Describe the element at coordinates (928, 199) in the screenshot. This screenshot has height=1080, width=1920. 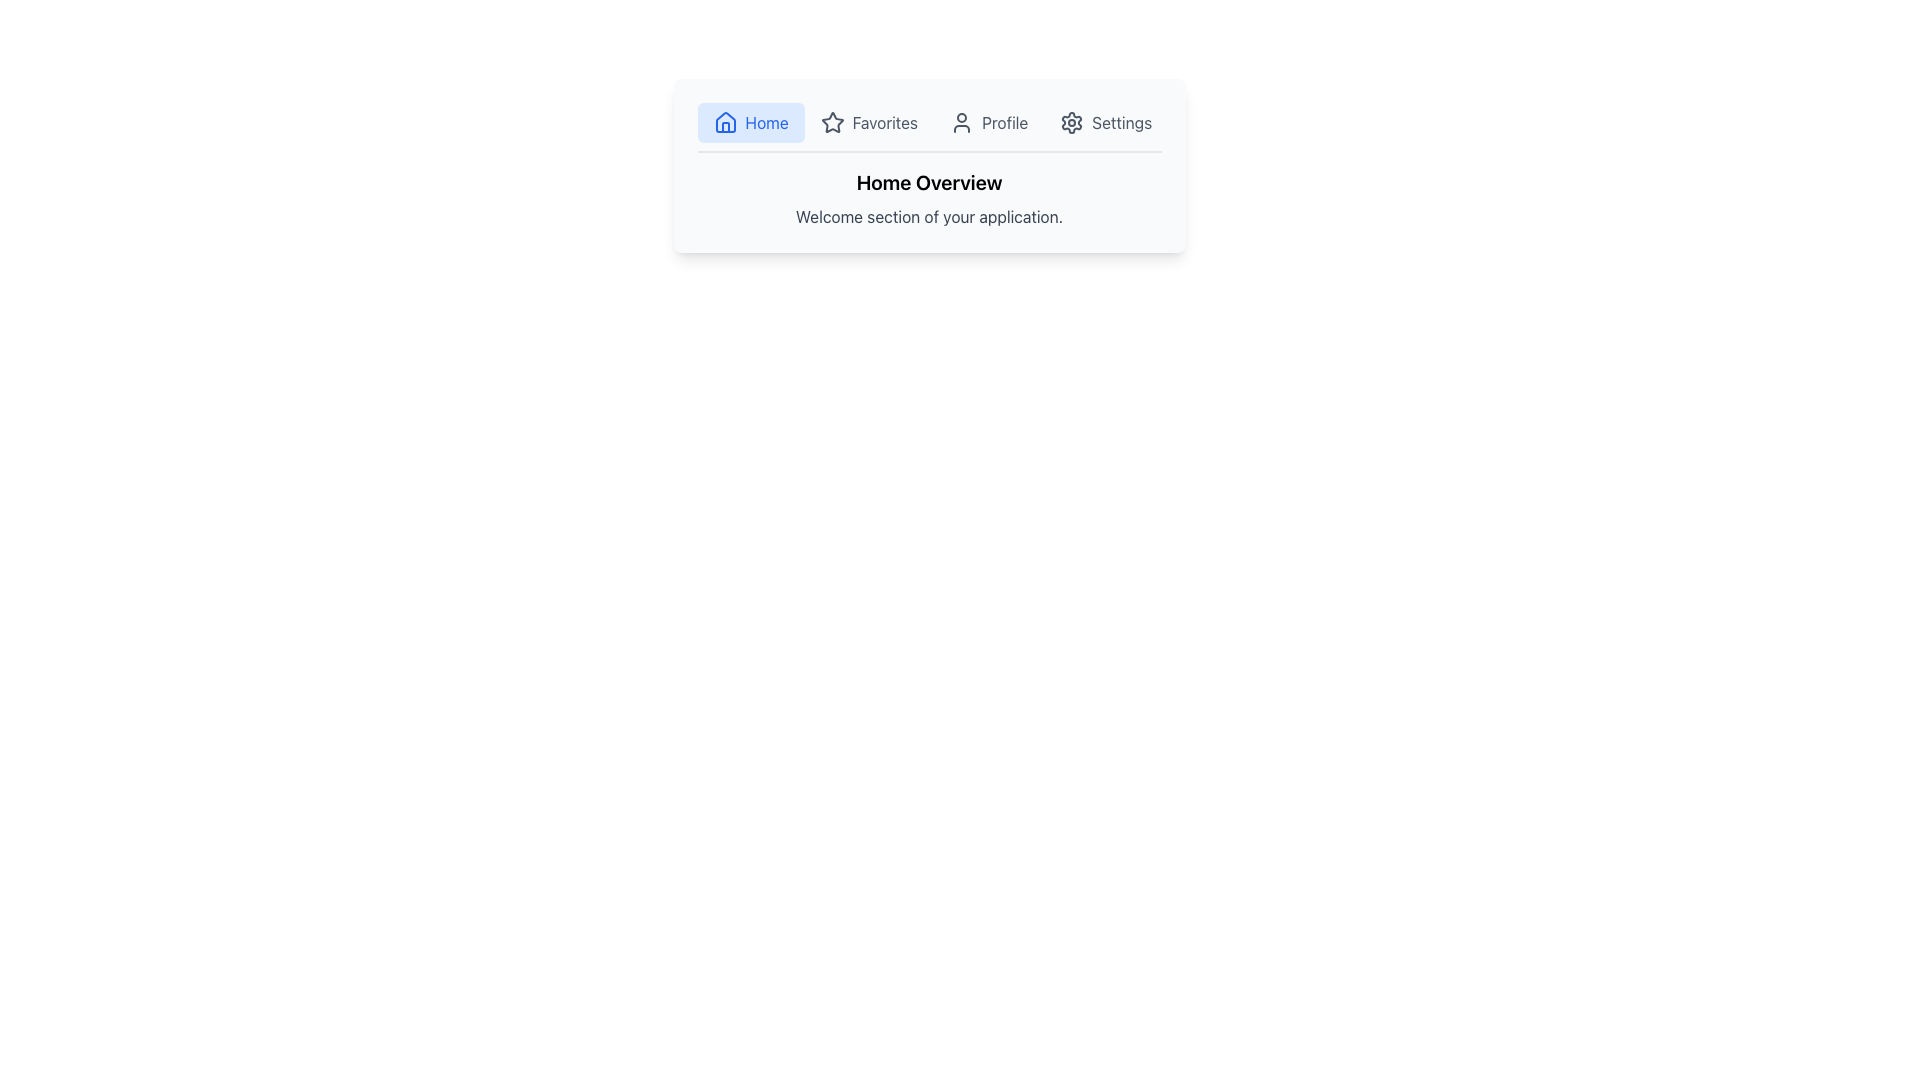
I see `the Text display that shows 'Home Overview' and 'Welcome section of your application.'` at that location.